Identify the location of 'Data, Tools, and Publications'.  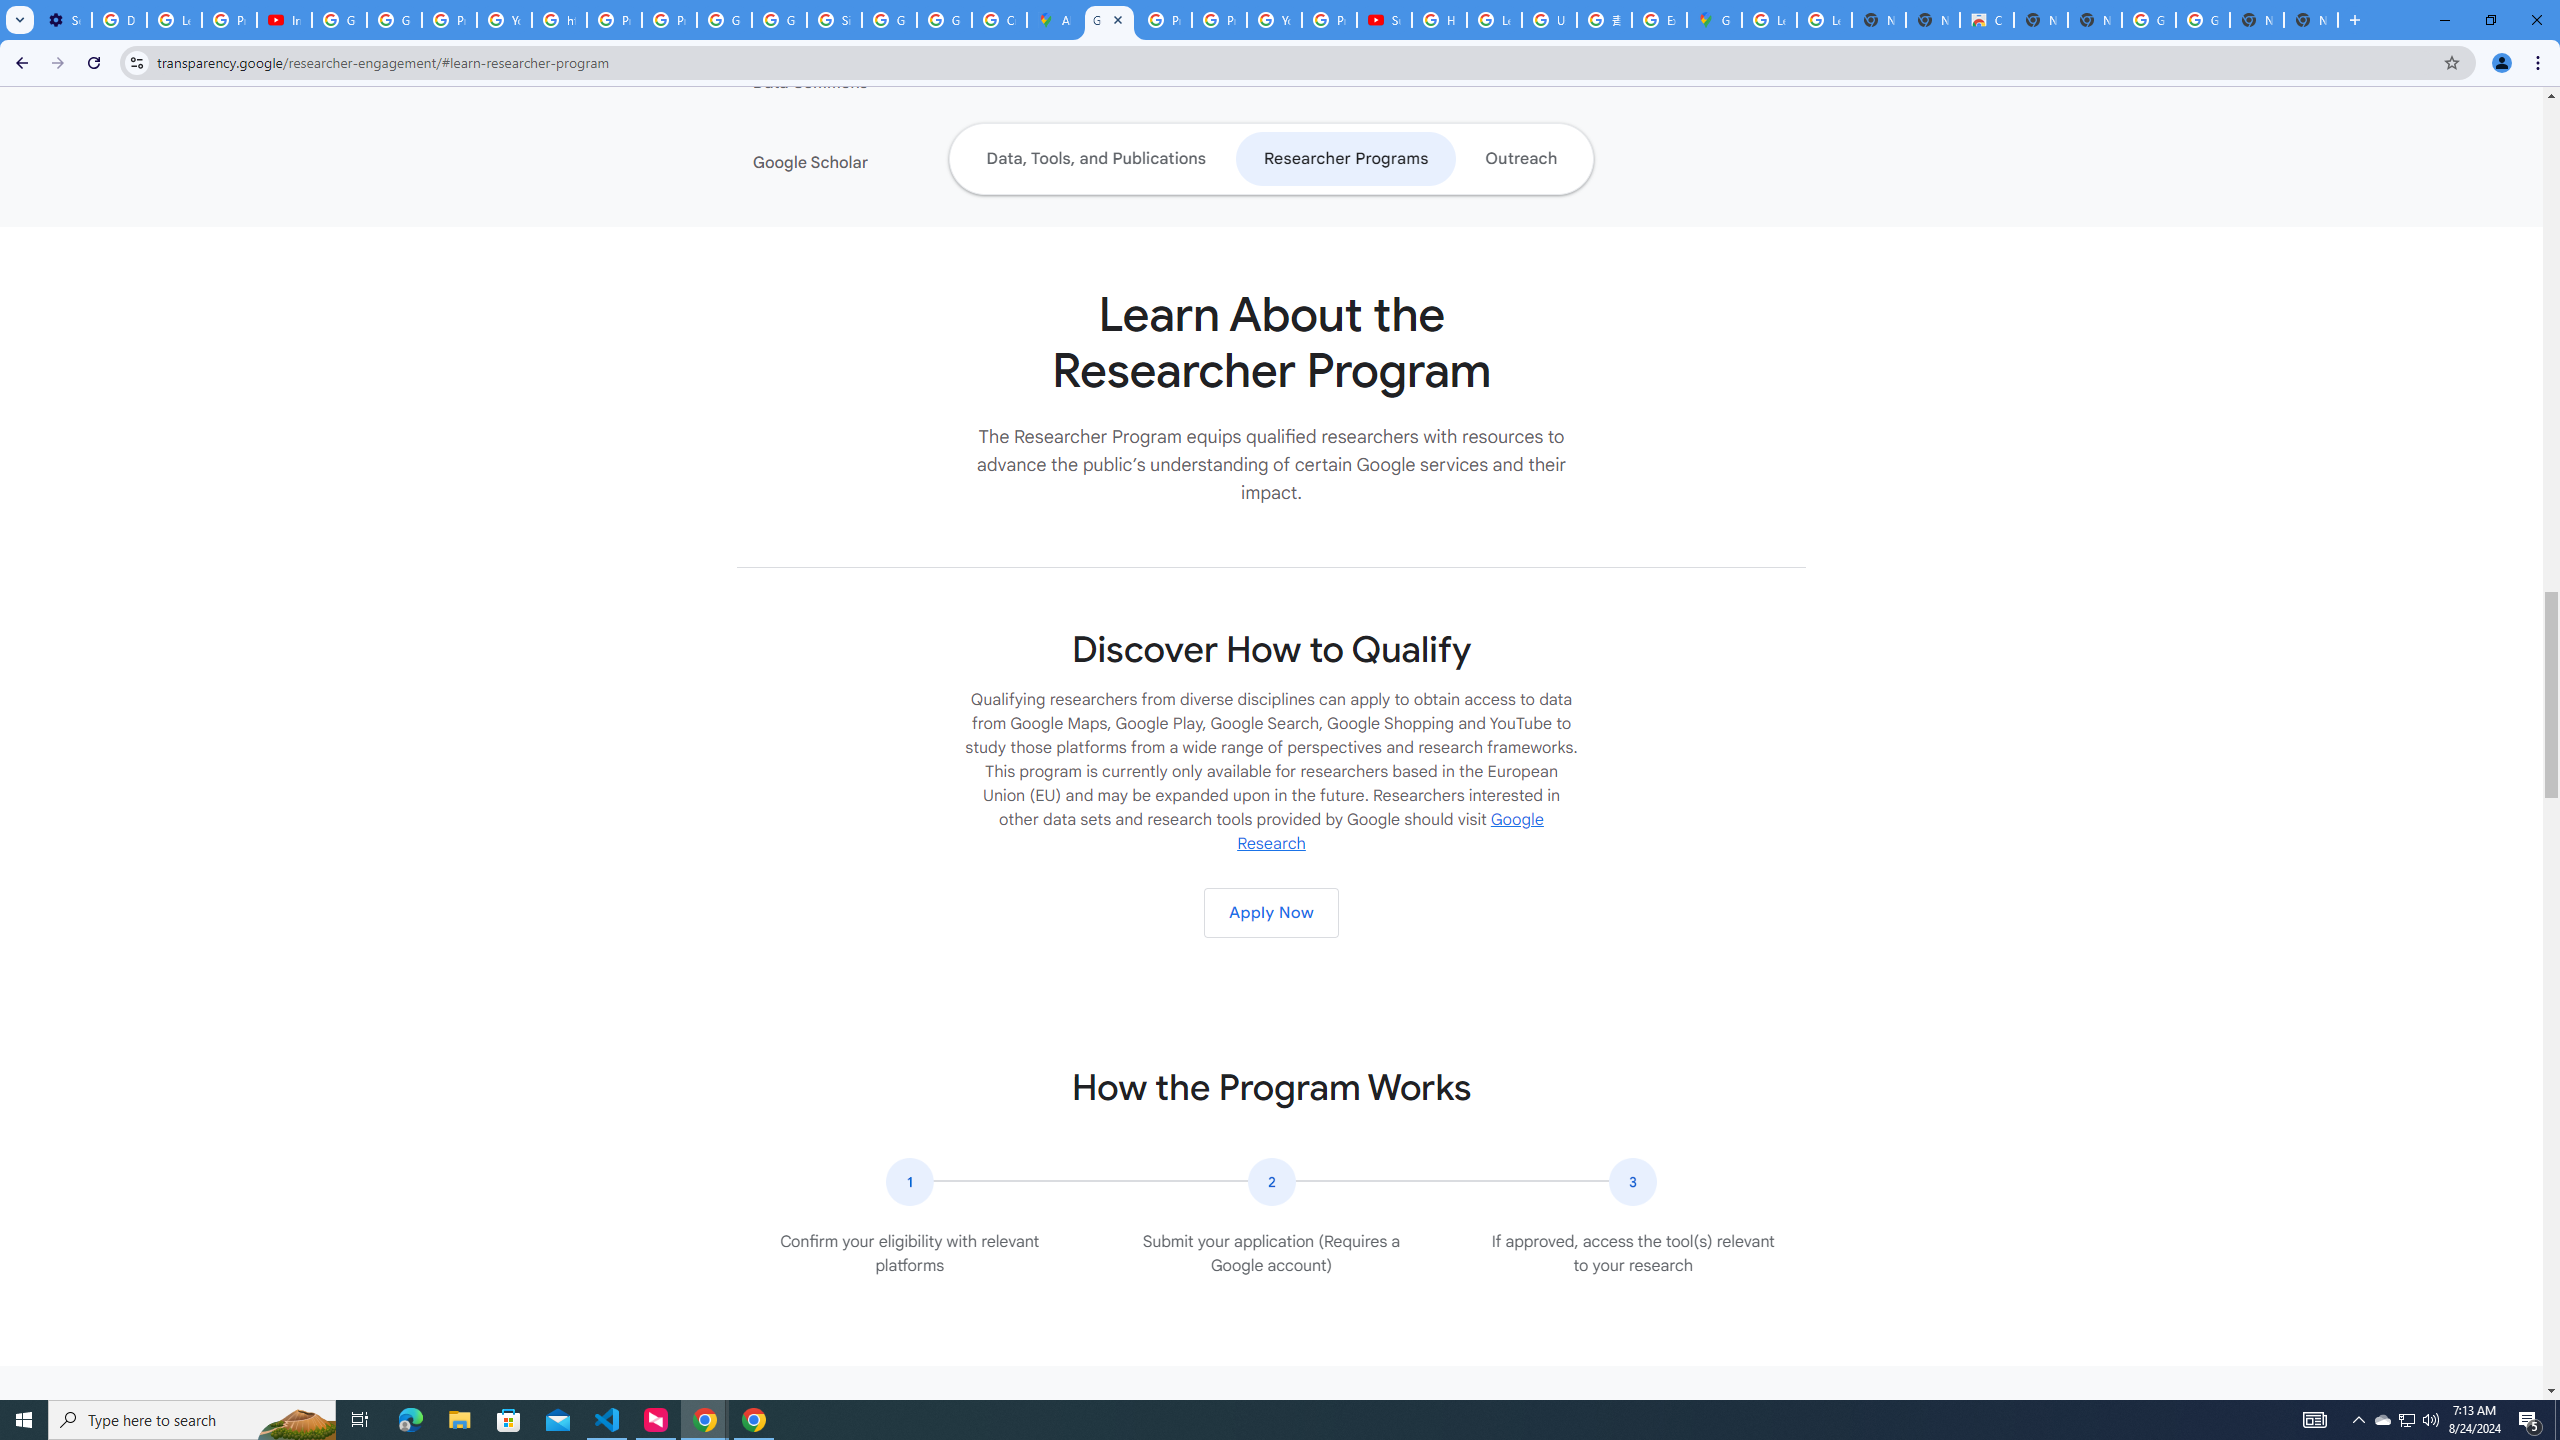
(1094, 158).